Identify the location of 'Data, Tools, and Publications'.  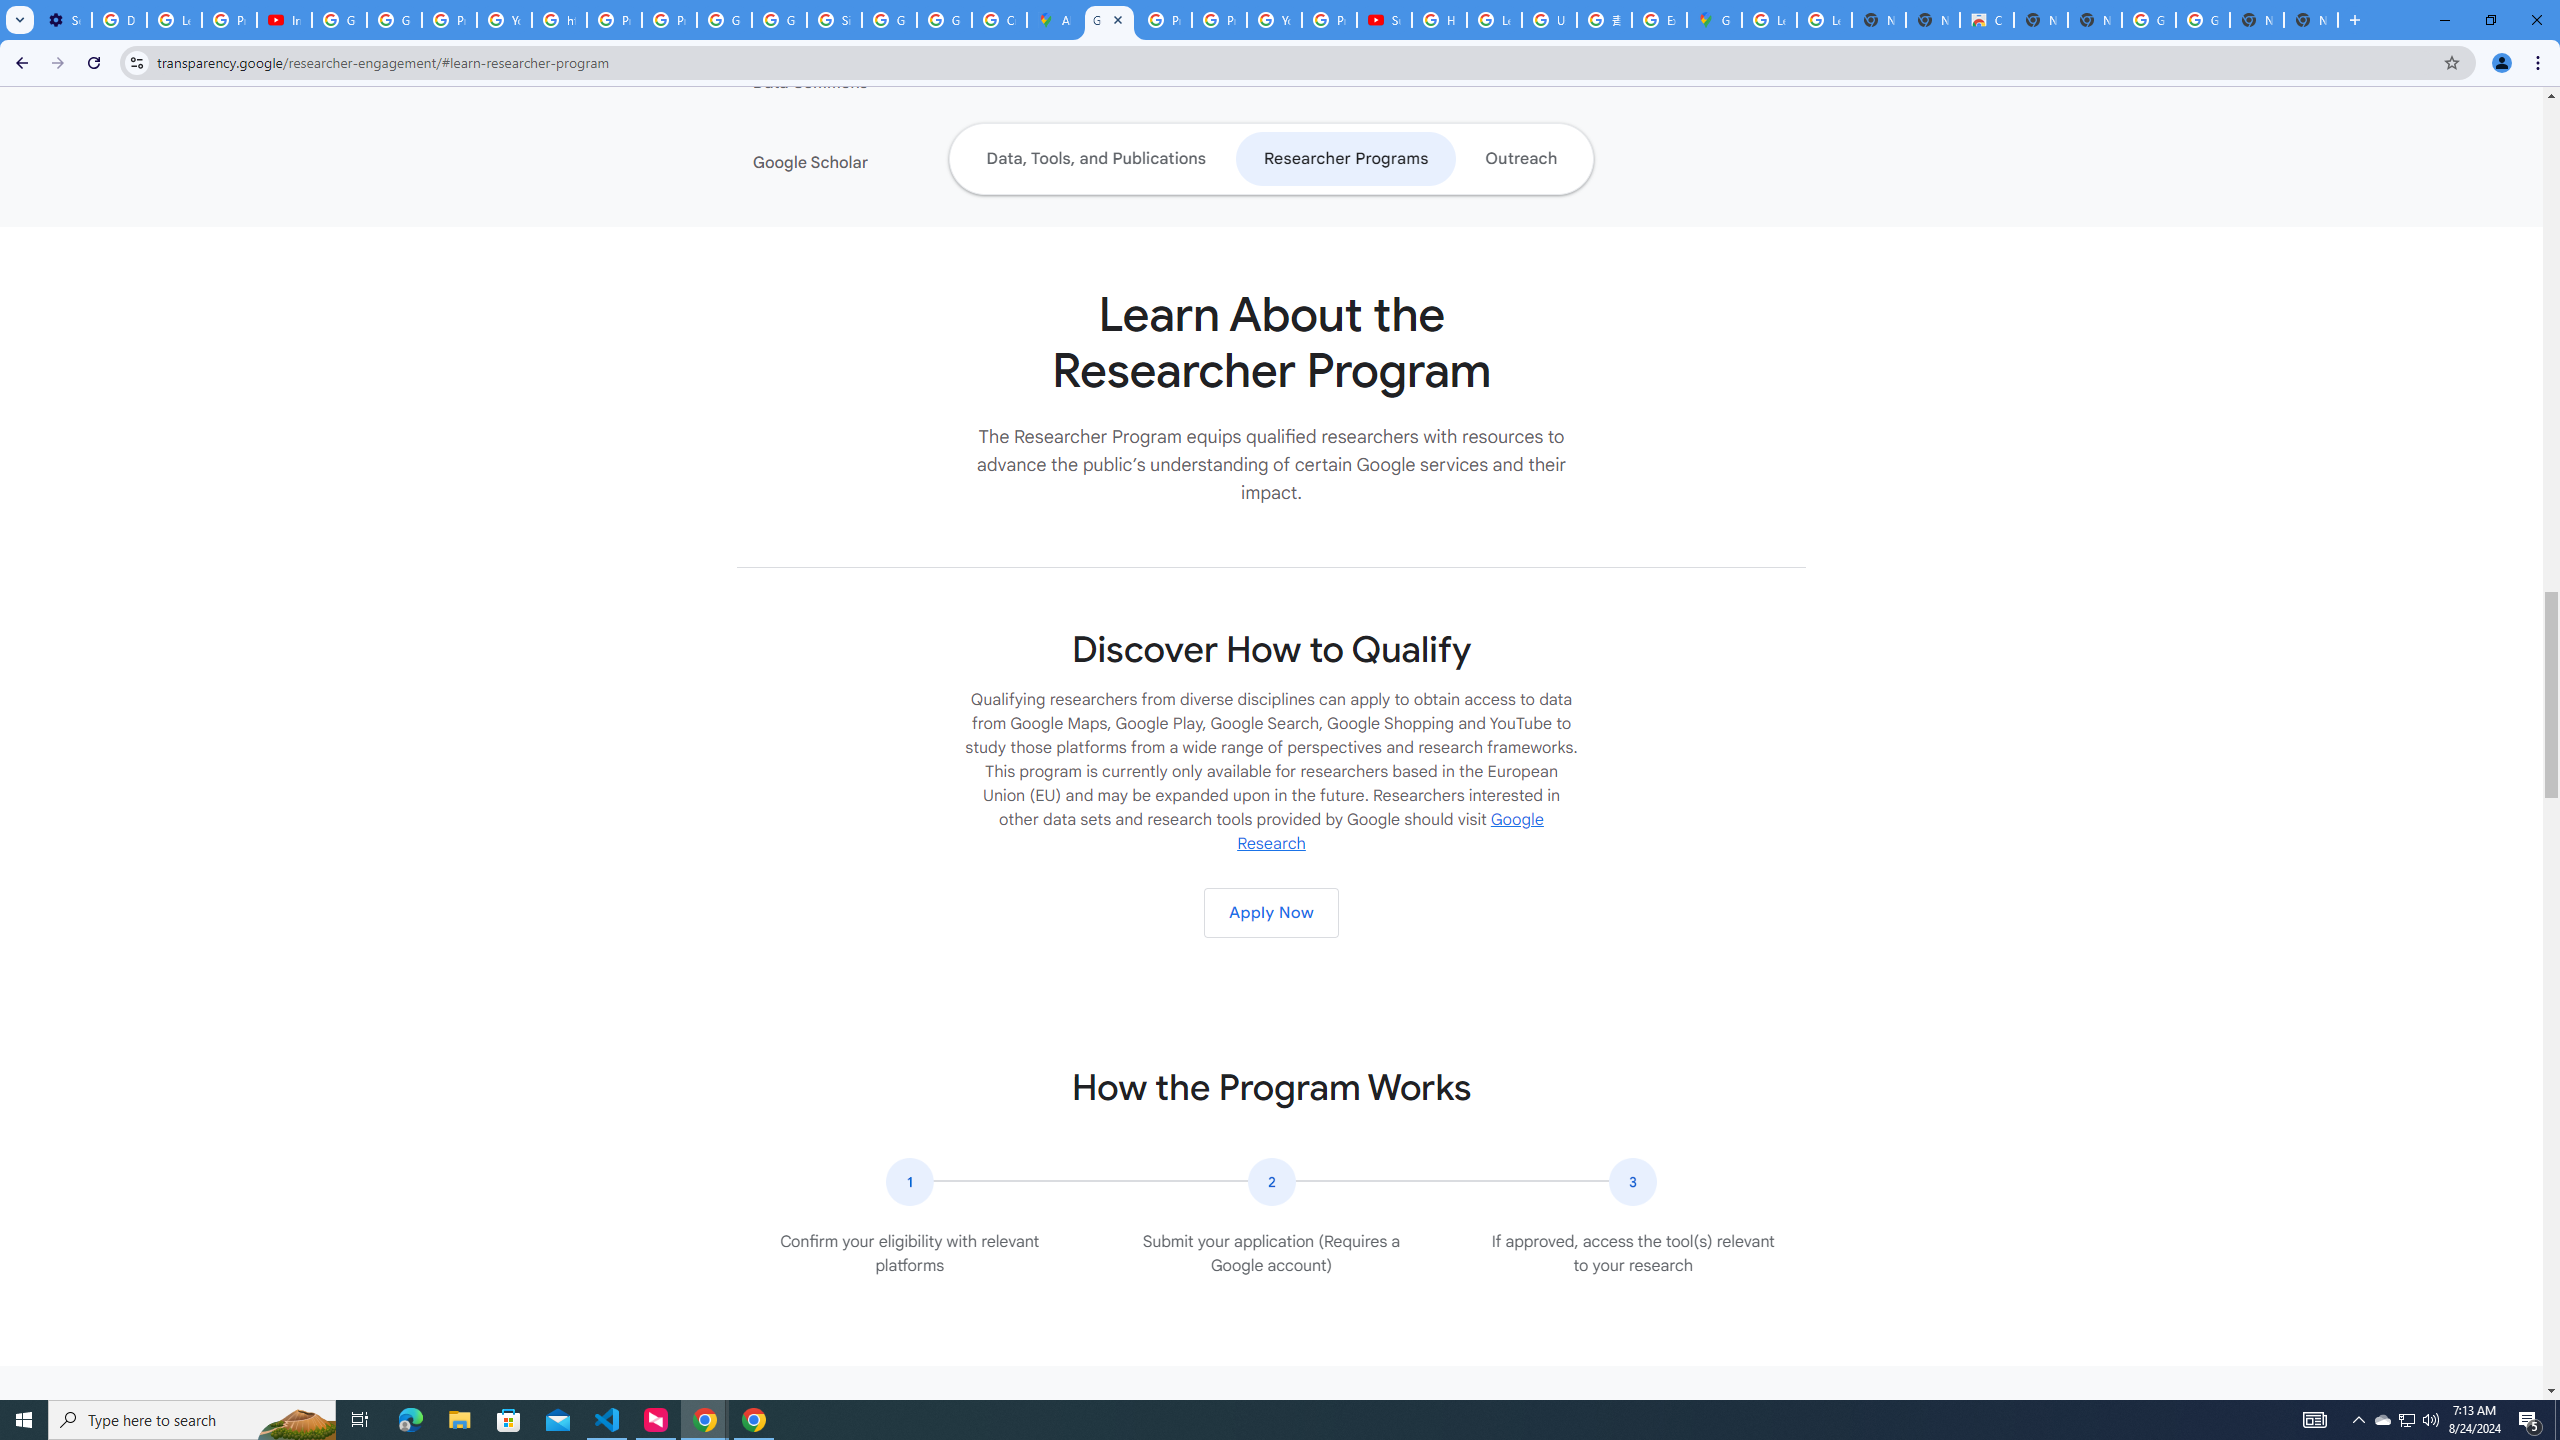
(1094, 158).